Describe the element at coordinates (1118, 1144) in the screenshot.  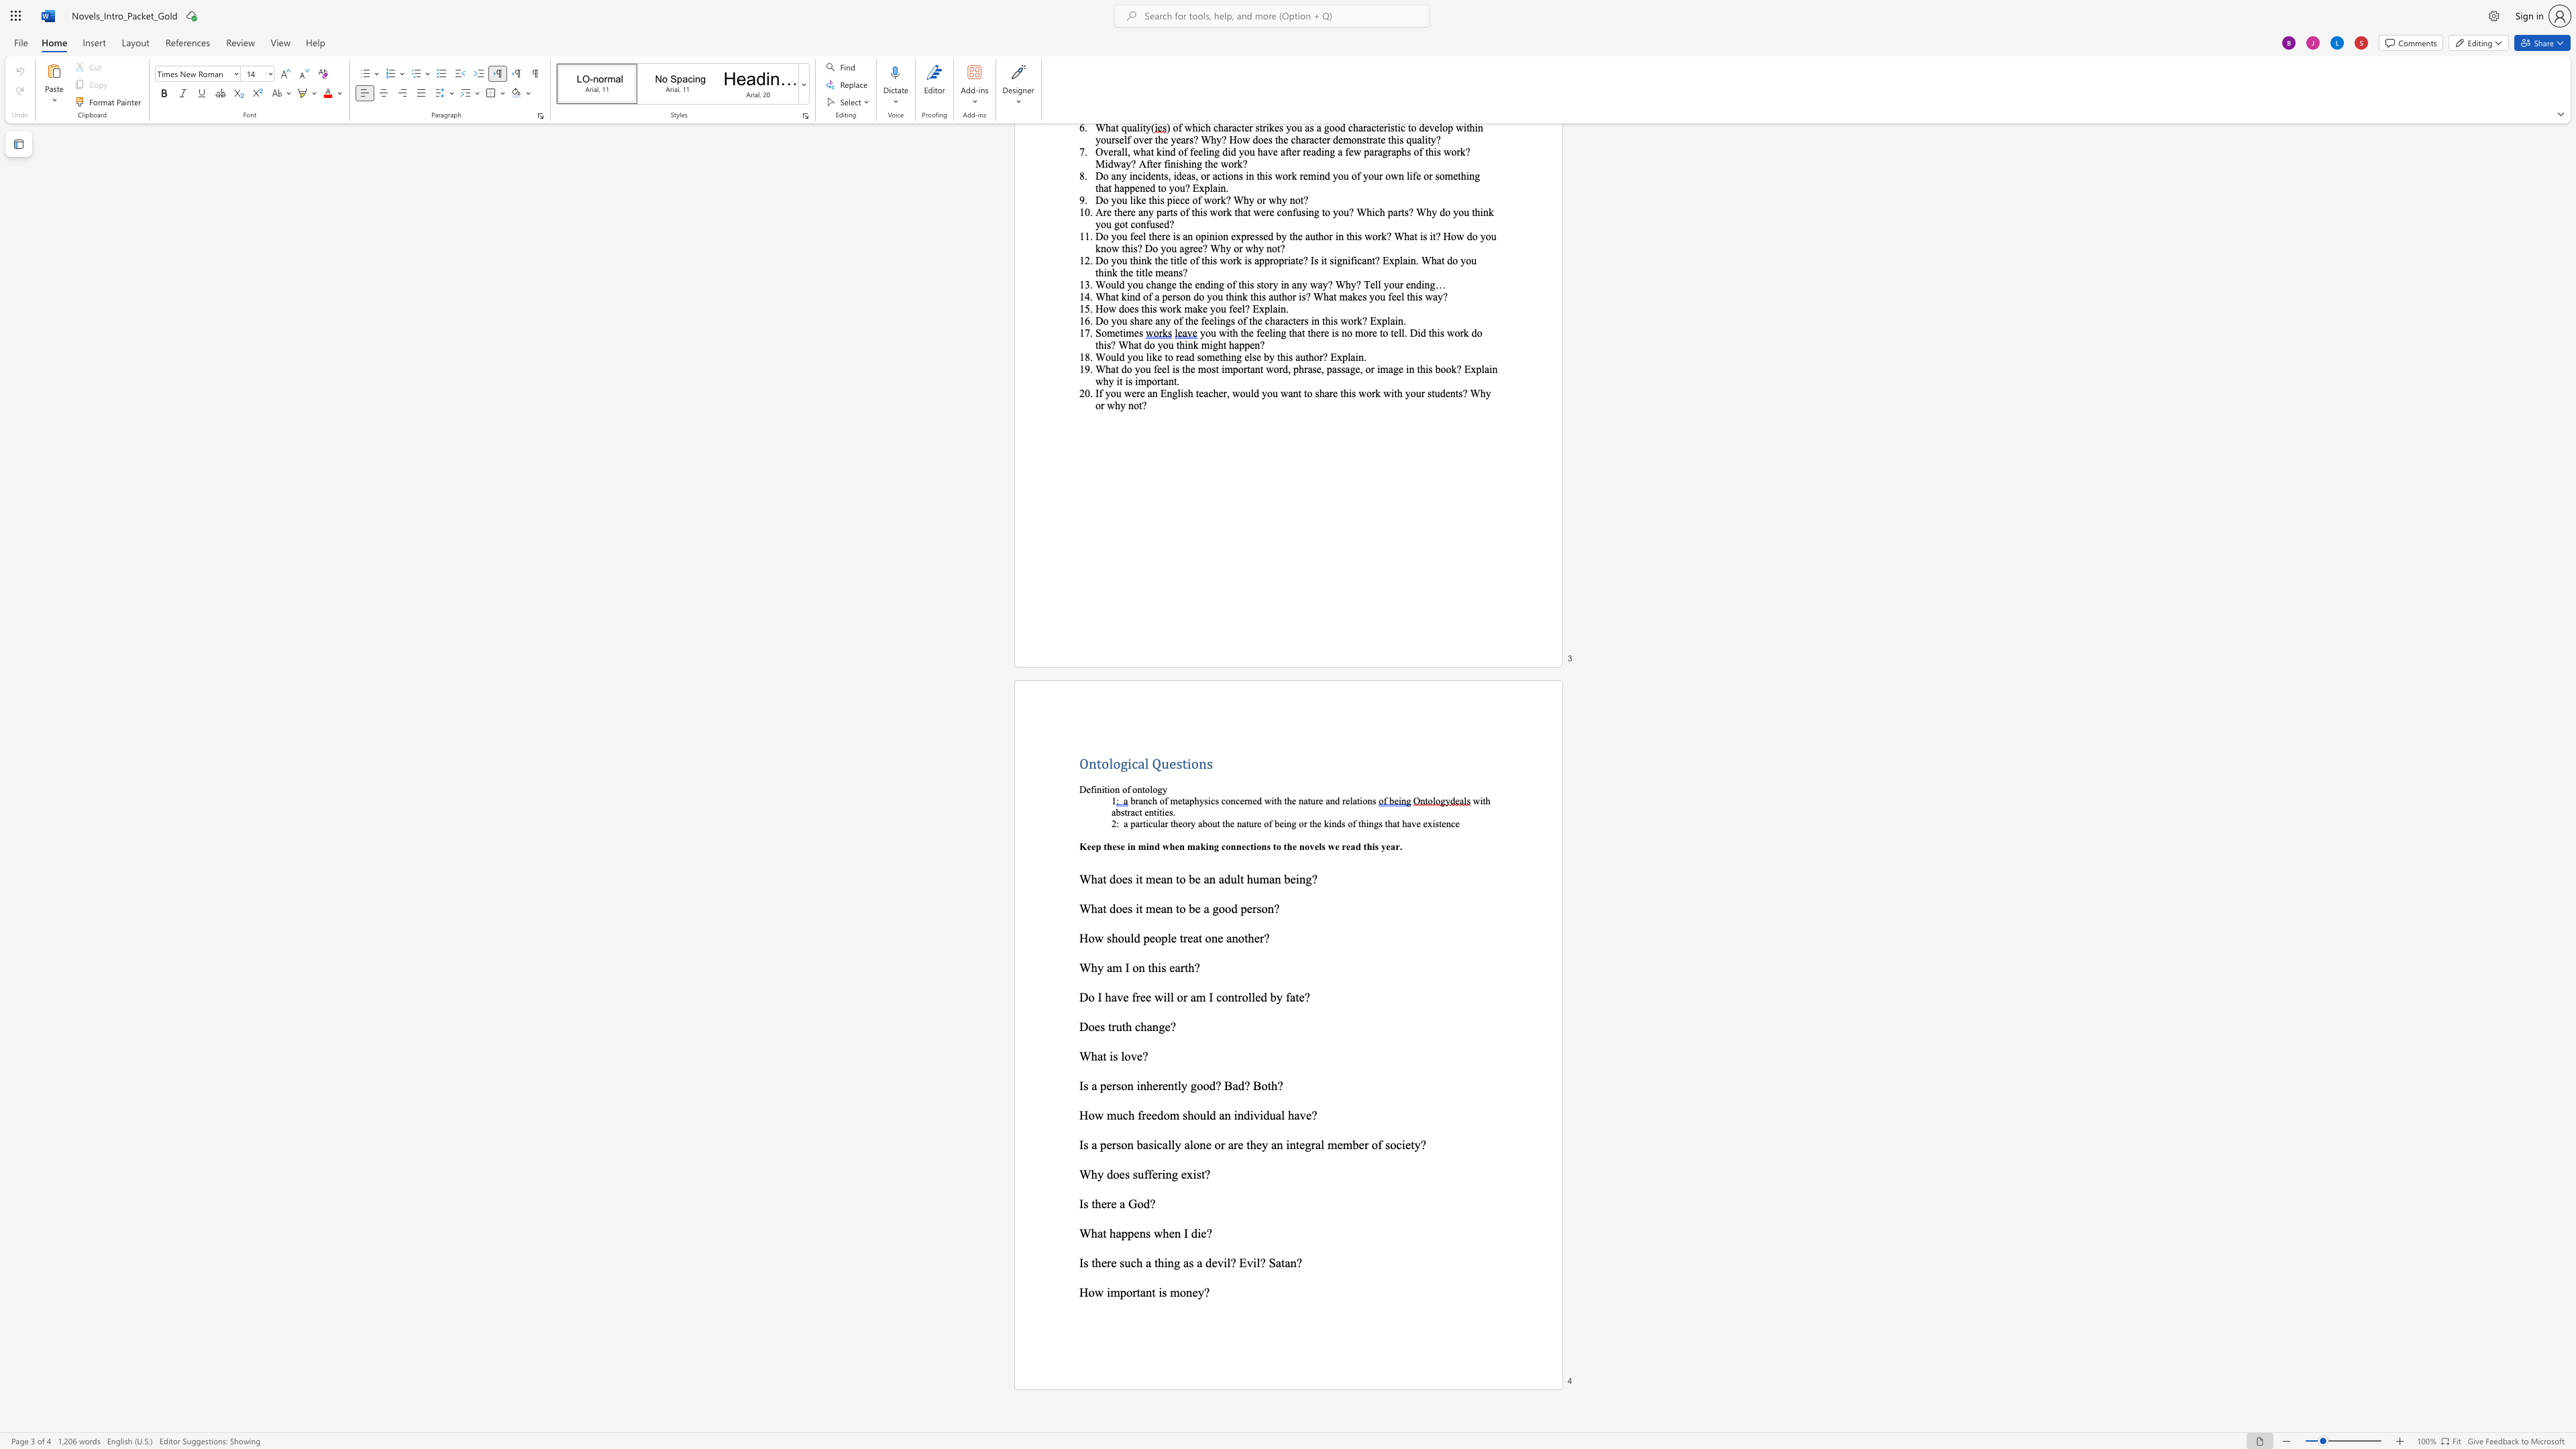
I see `the 2th character "s" in the text` at that location.